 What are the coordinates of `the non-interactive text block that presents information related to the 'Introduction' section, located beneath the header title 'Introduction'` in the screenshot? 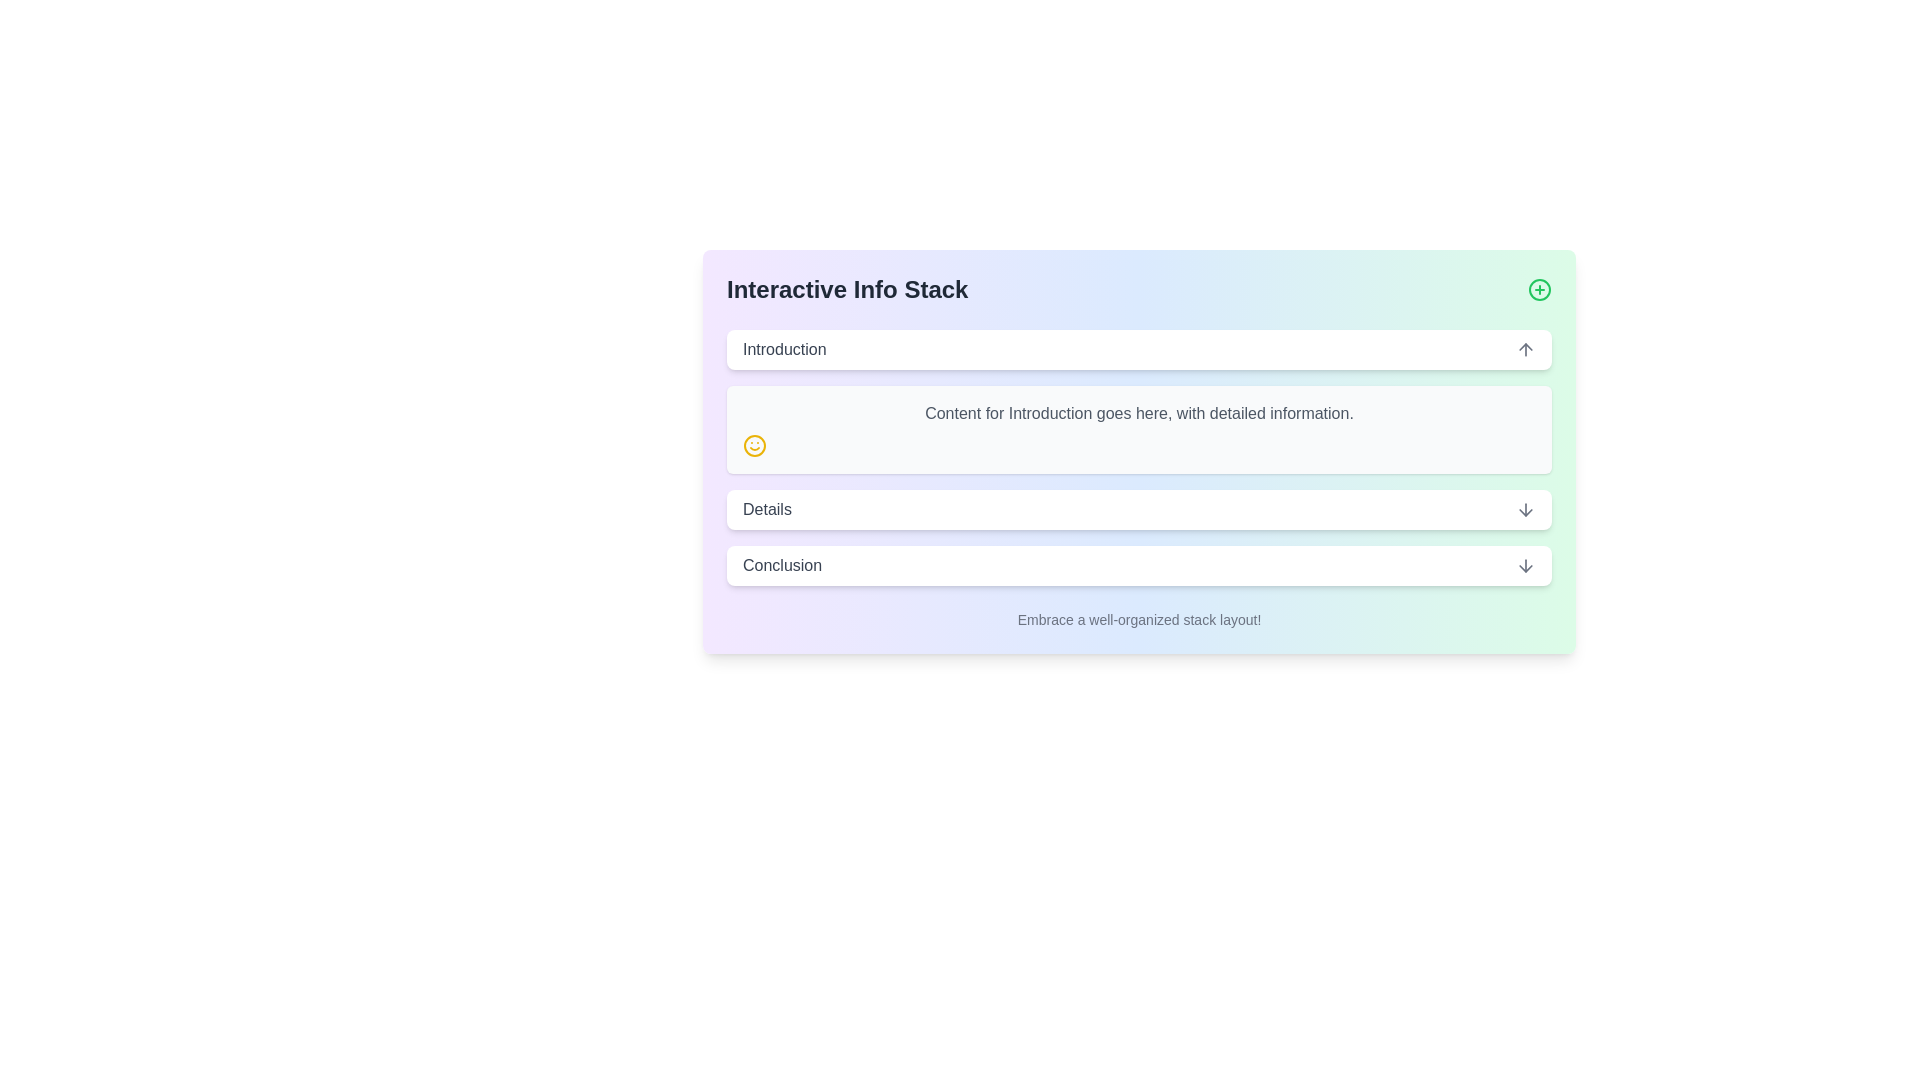 It's located at (1139, 401).